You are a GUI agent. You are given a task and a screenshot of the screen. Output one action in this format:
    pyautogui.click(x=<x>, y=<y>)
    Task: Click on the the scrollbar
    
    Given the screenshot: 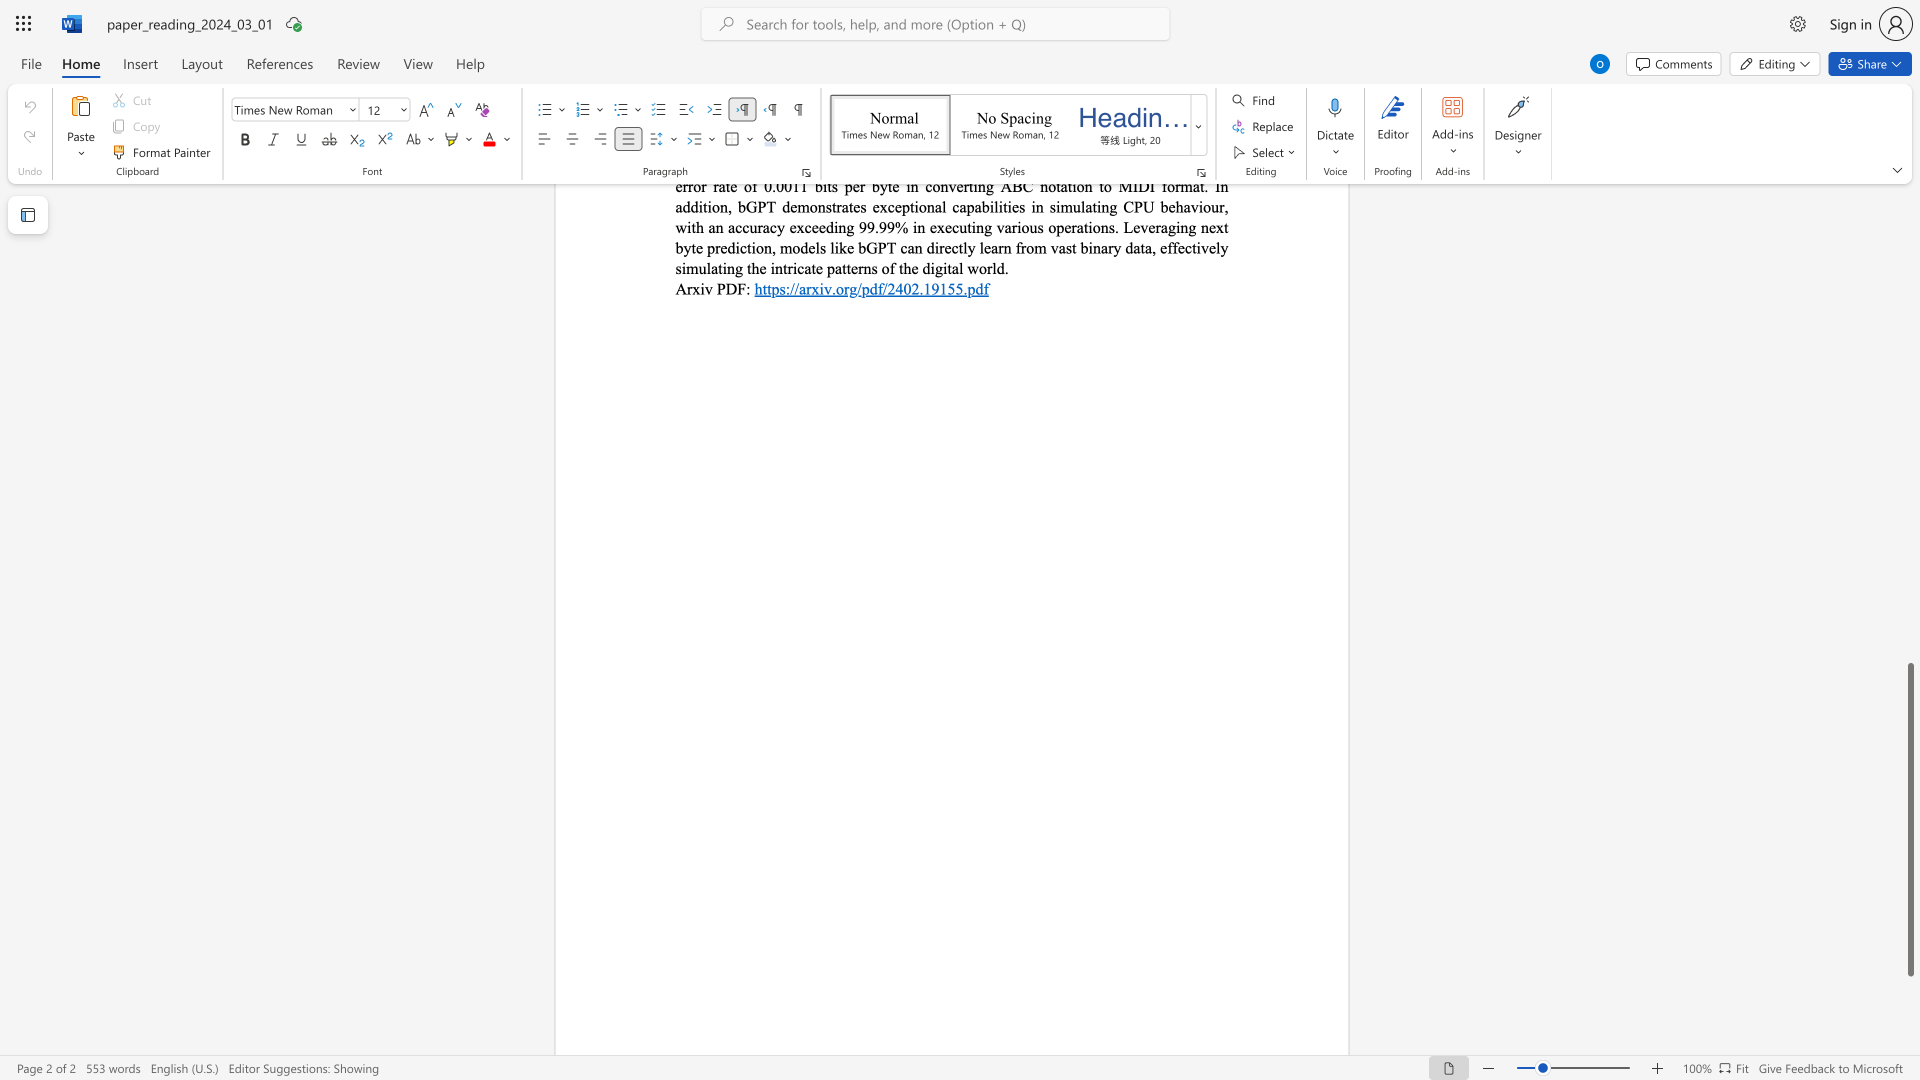 What is the action you would take?
    pyautogui.click(x=1909, y=280)
    